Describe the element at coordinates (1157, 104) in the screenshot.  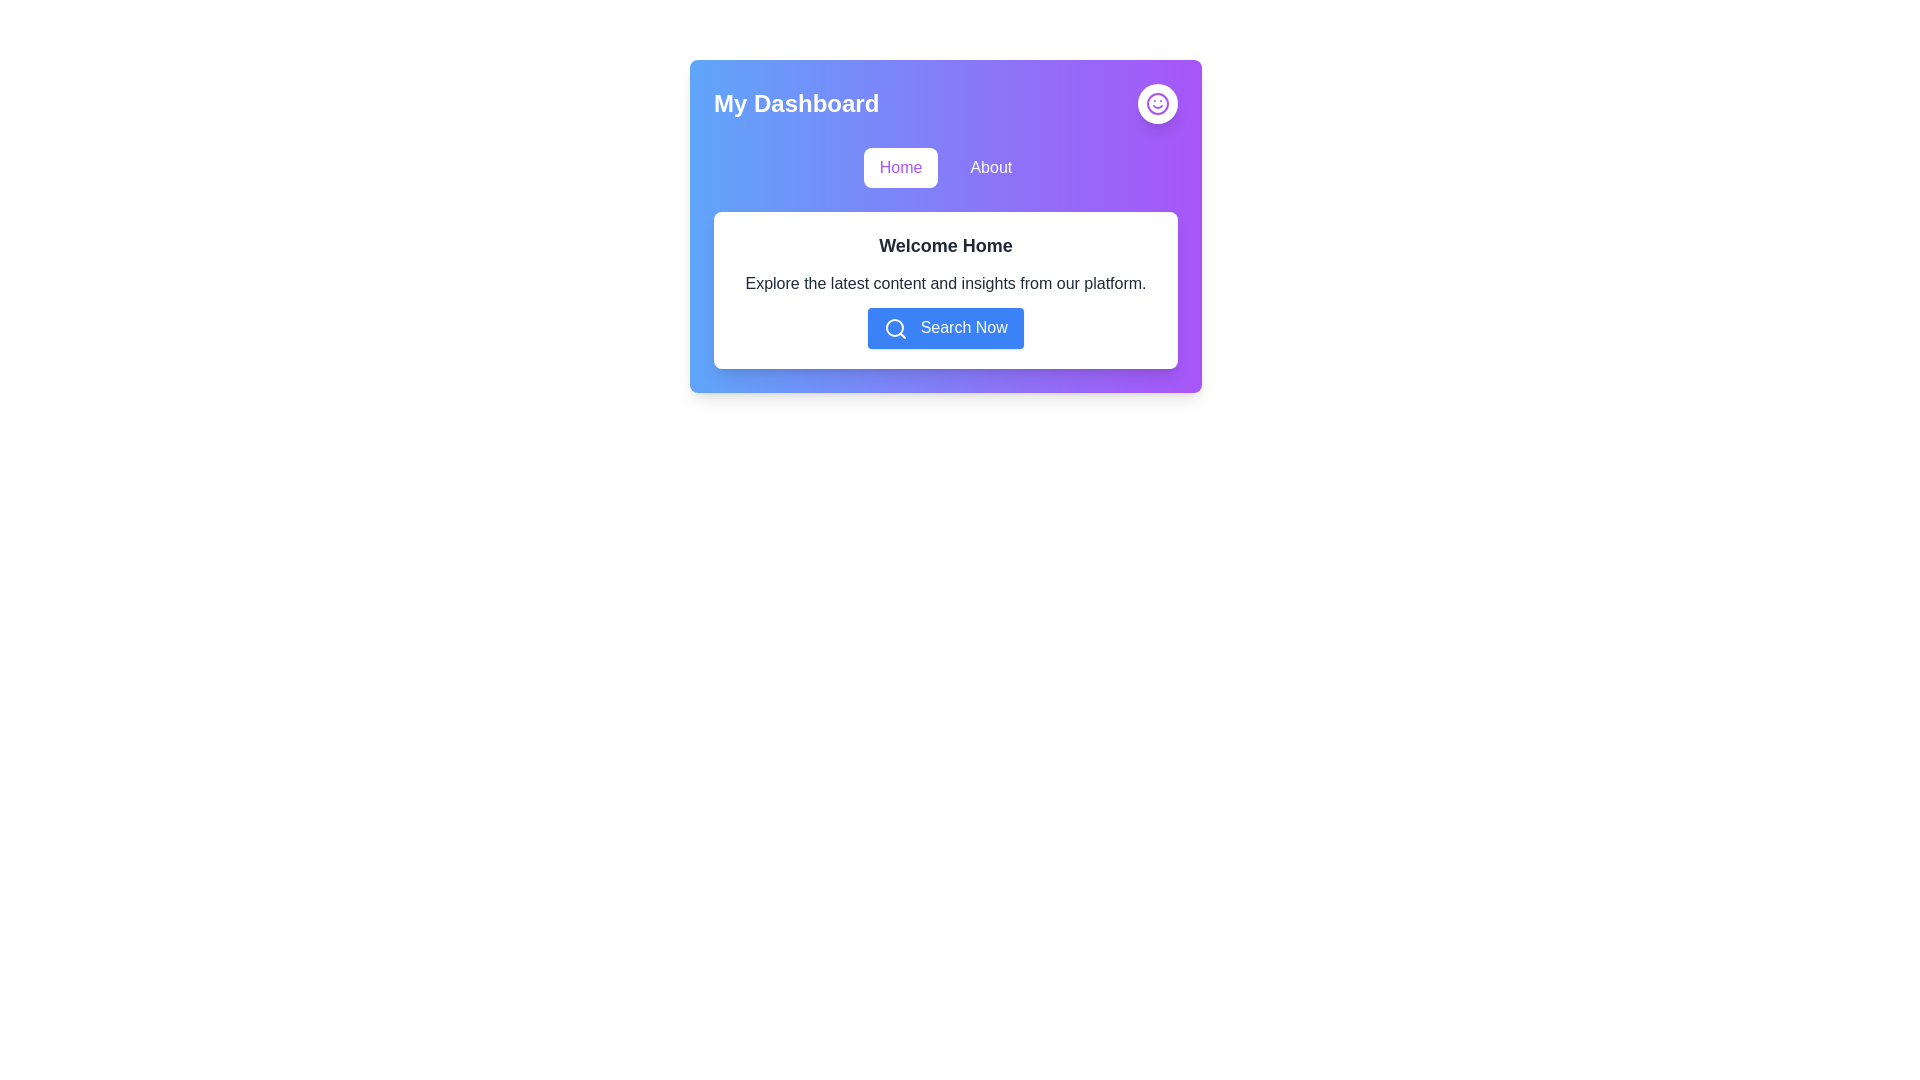
I see `the circular stroke portion of the smiley face icon located in the top-right corner of the card interface` at that location.